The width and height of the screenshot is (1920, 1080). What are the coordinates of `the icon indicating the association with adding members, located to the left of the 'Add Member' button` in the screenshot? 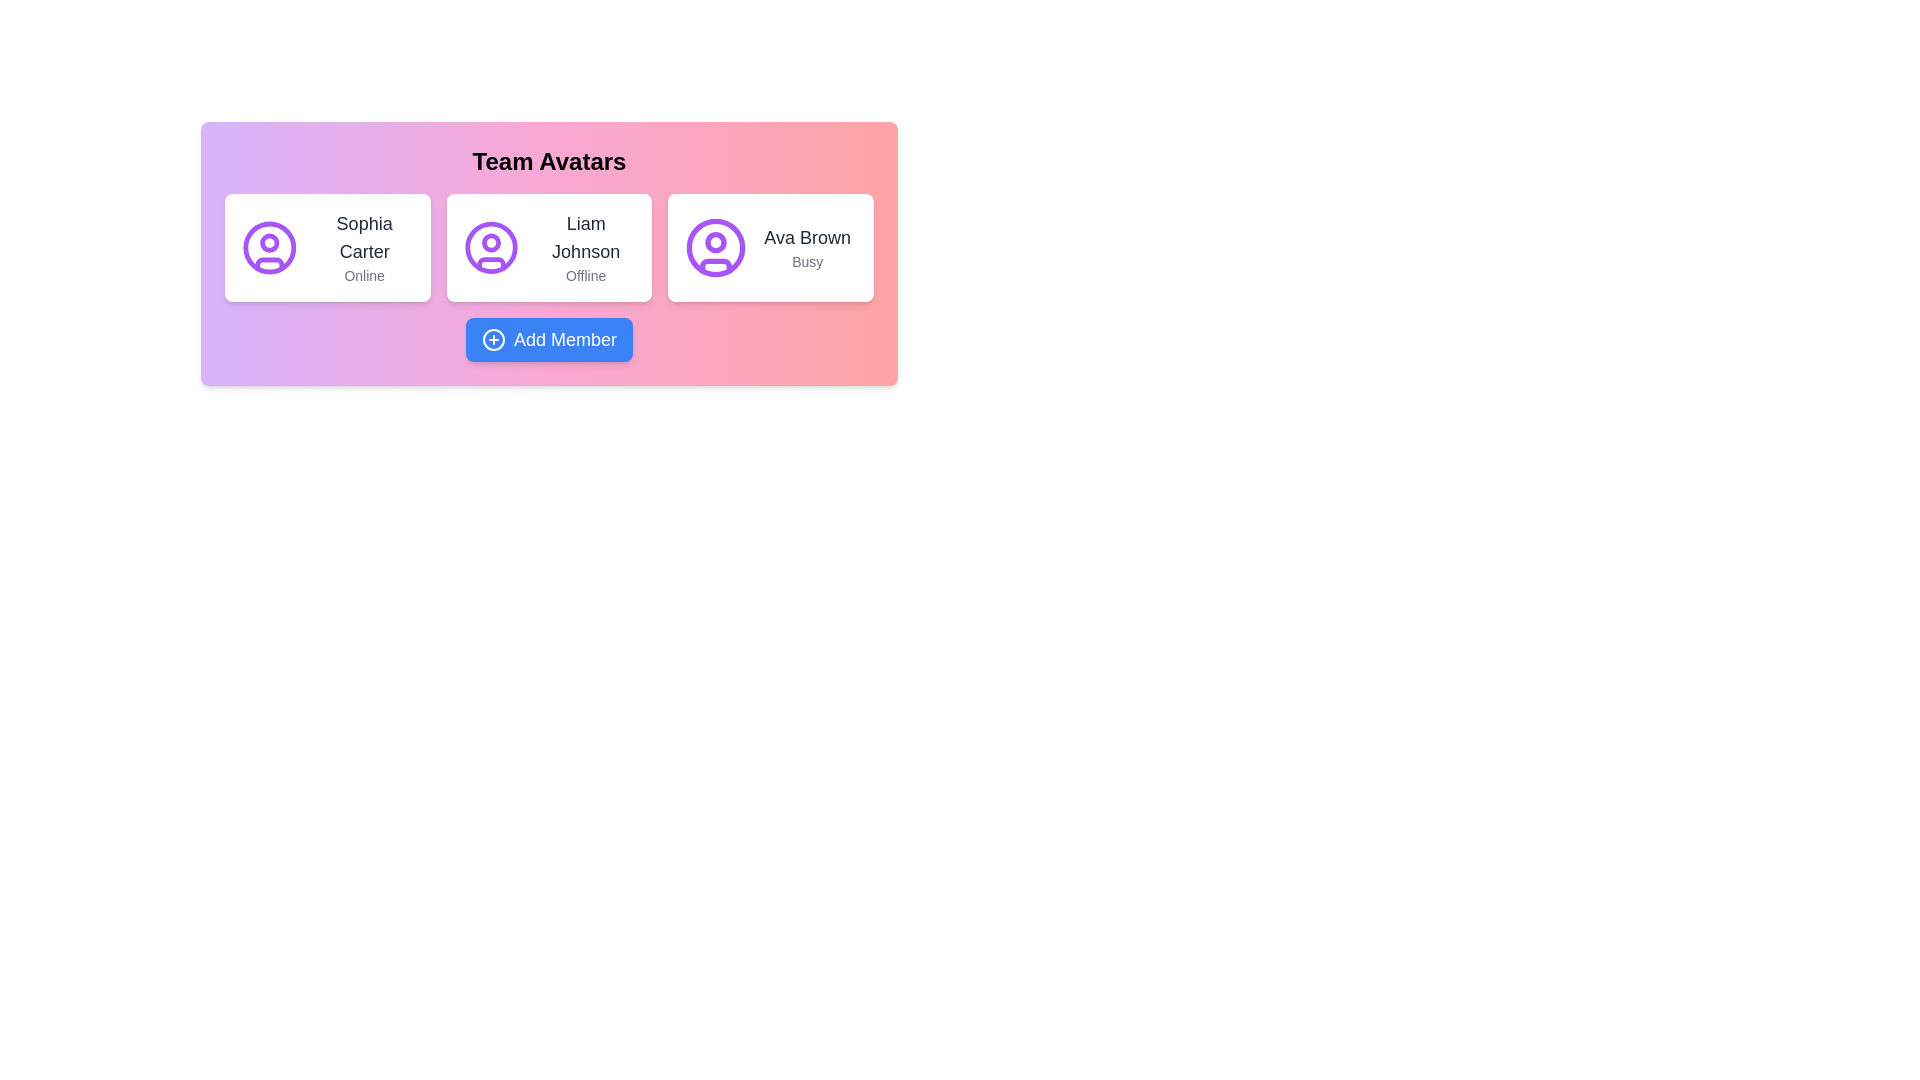 It's located at (494, 338).